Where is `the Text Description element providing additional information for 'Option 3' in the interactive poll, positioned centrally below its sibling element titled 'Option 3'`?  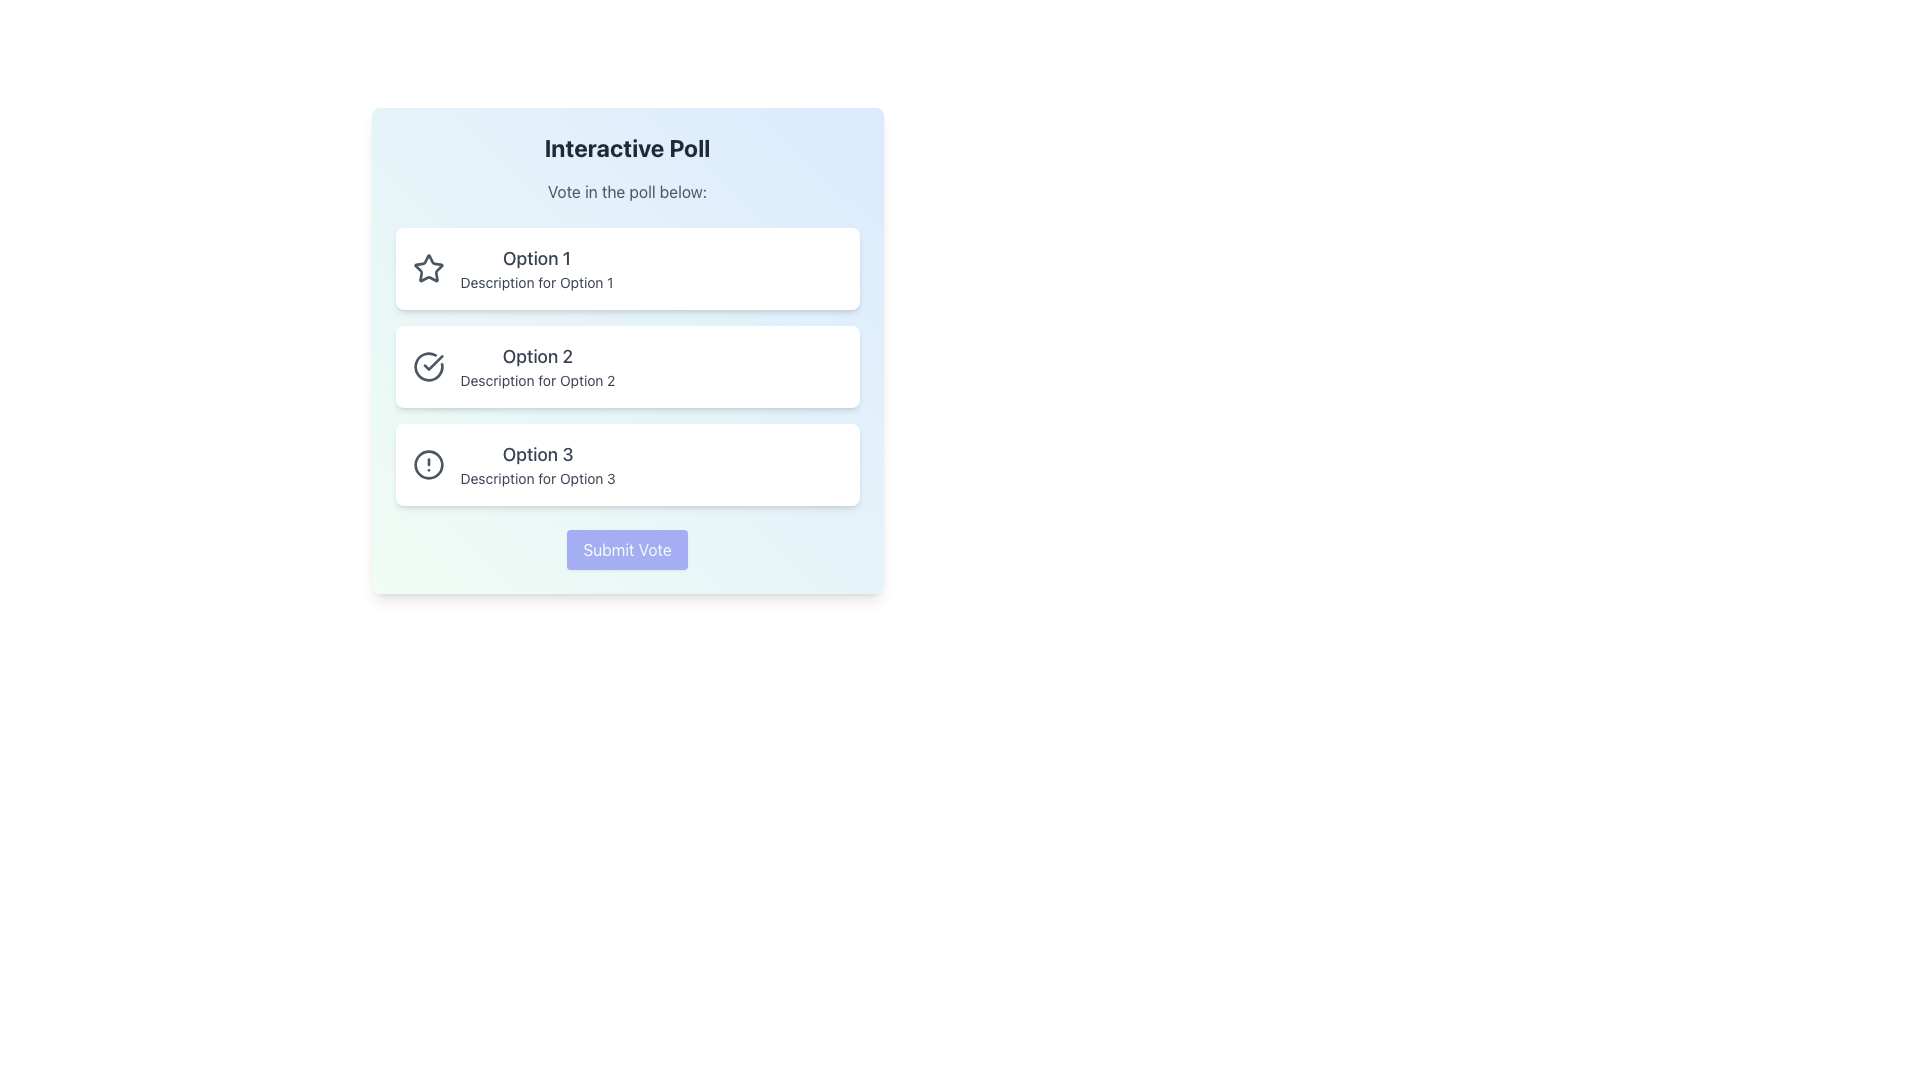
the Text Description element providing additional information for 'Option 3' in the interactive poll, positioned centrally below its sibling element titled 'Option 3' is located at coordinates (538, 478).